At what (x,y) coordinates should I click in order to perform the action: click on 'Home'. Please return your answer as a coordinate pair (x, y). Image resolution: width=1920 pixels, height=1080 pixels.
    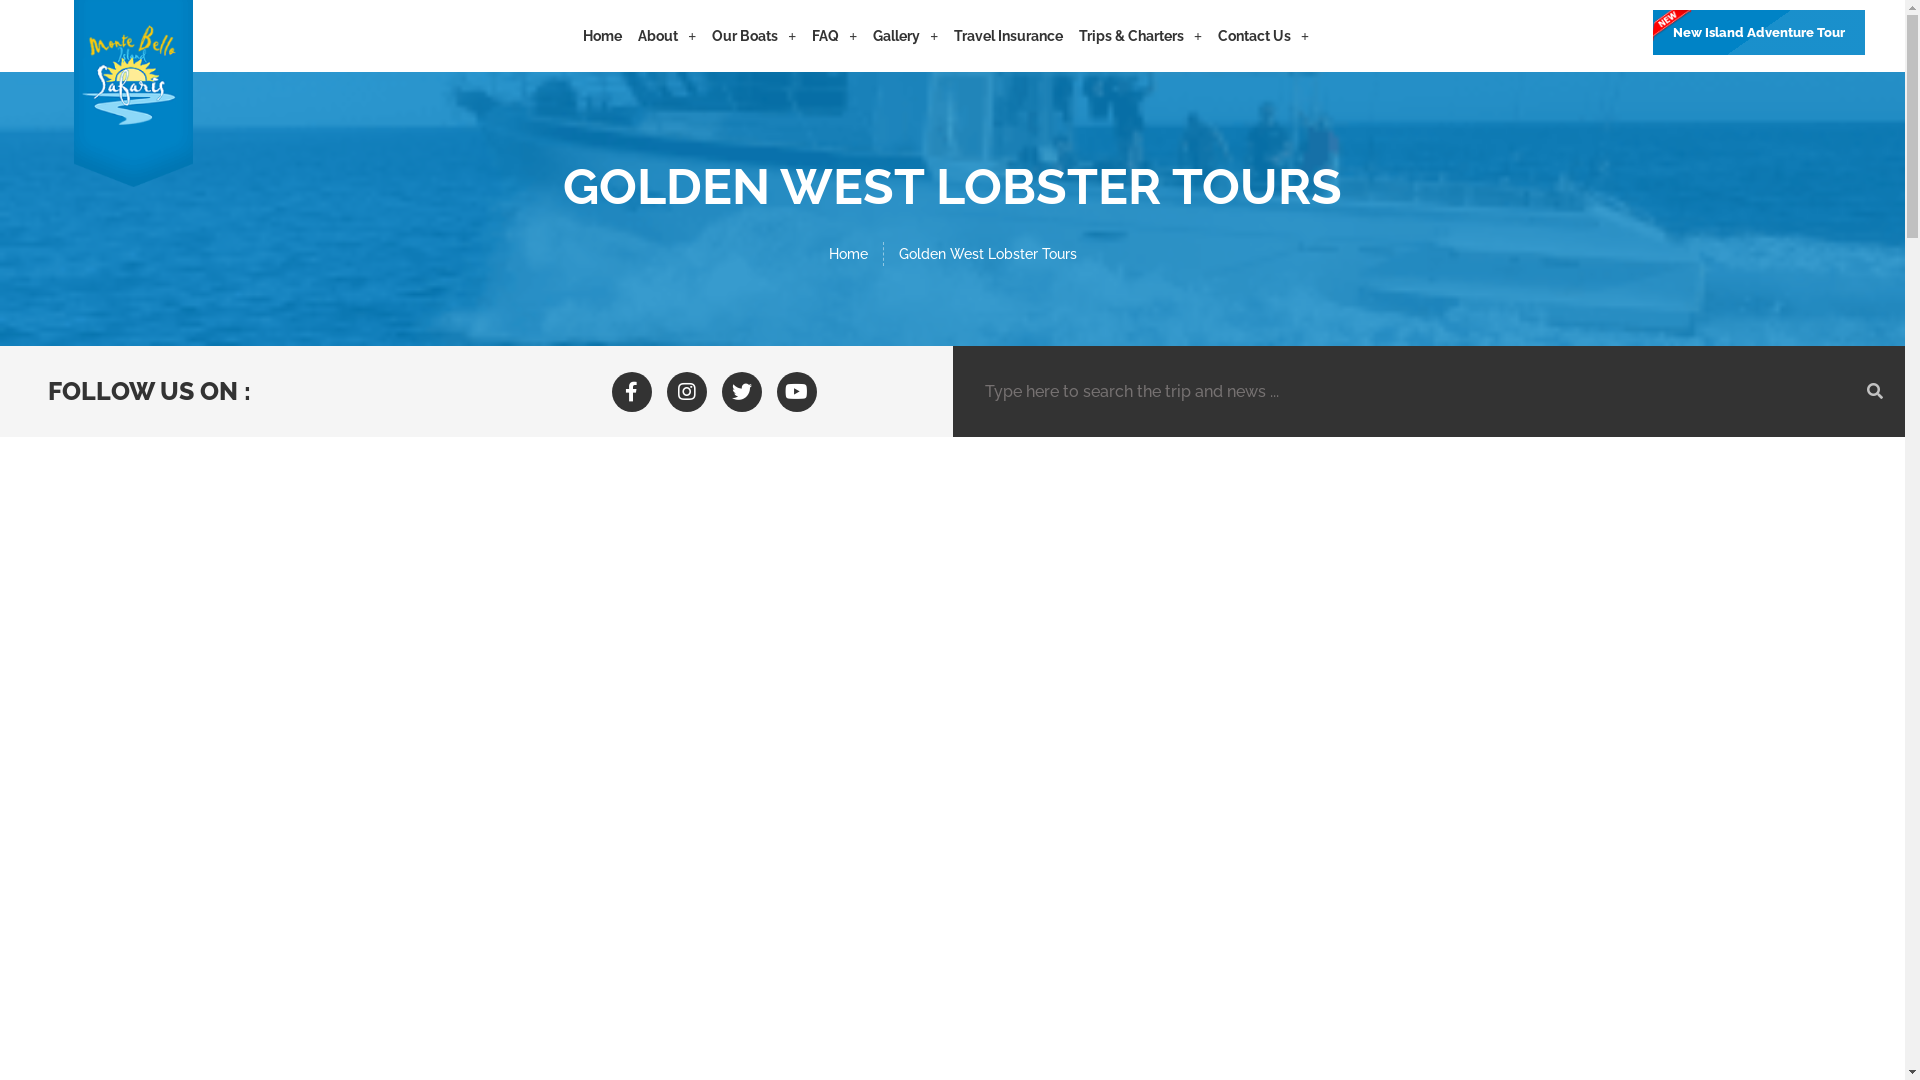
    Looking at the image, I should click on (847, 253).